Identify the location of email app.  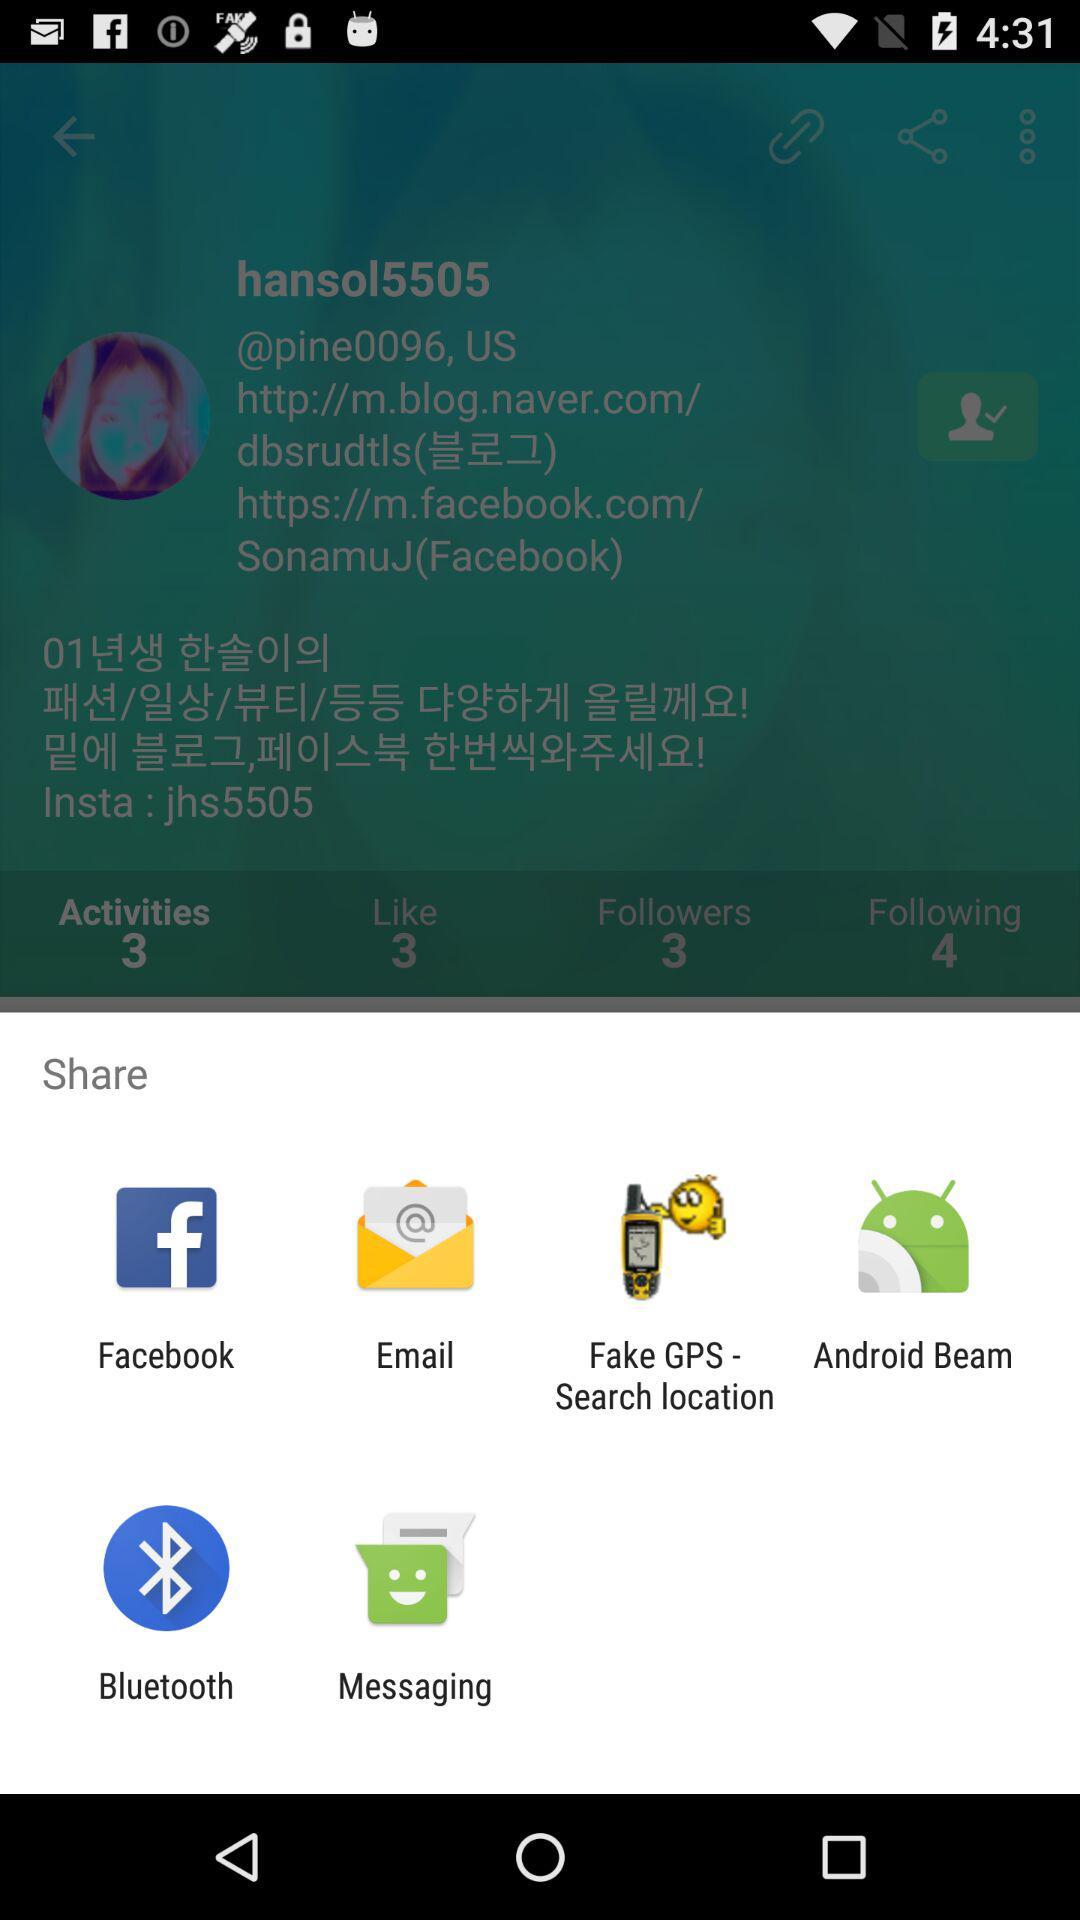
(414, 1374).